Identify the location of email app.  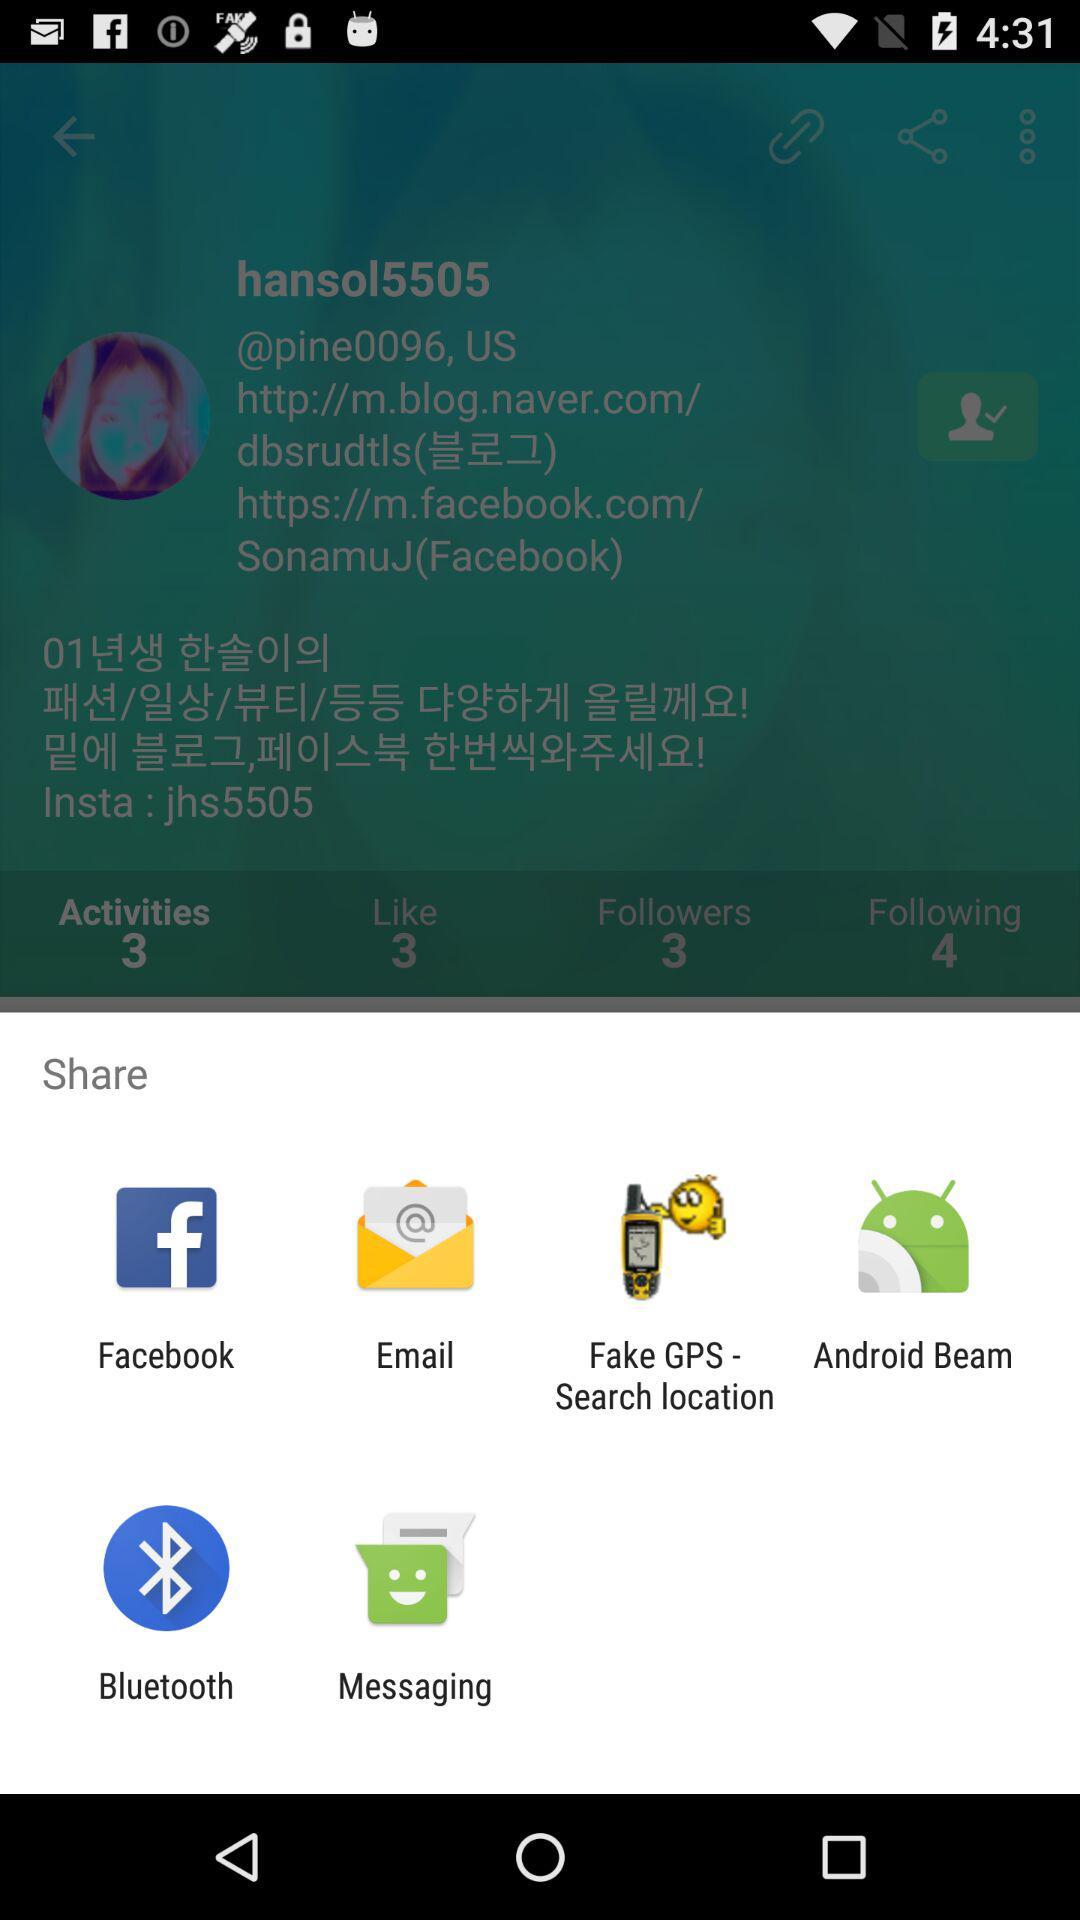
(414, 1374).